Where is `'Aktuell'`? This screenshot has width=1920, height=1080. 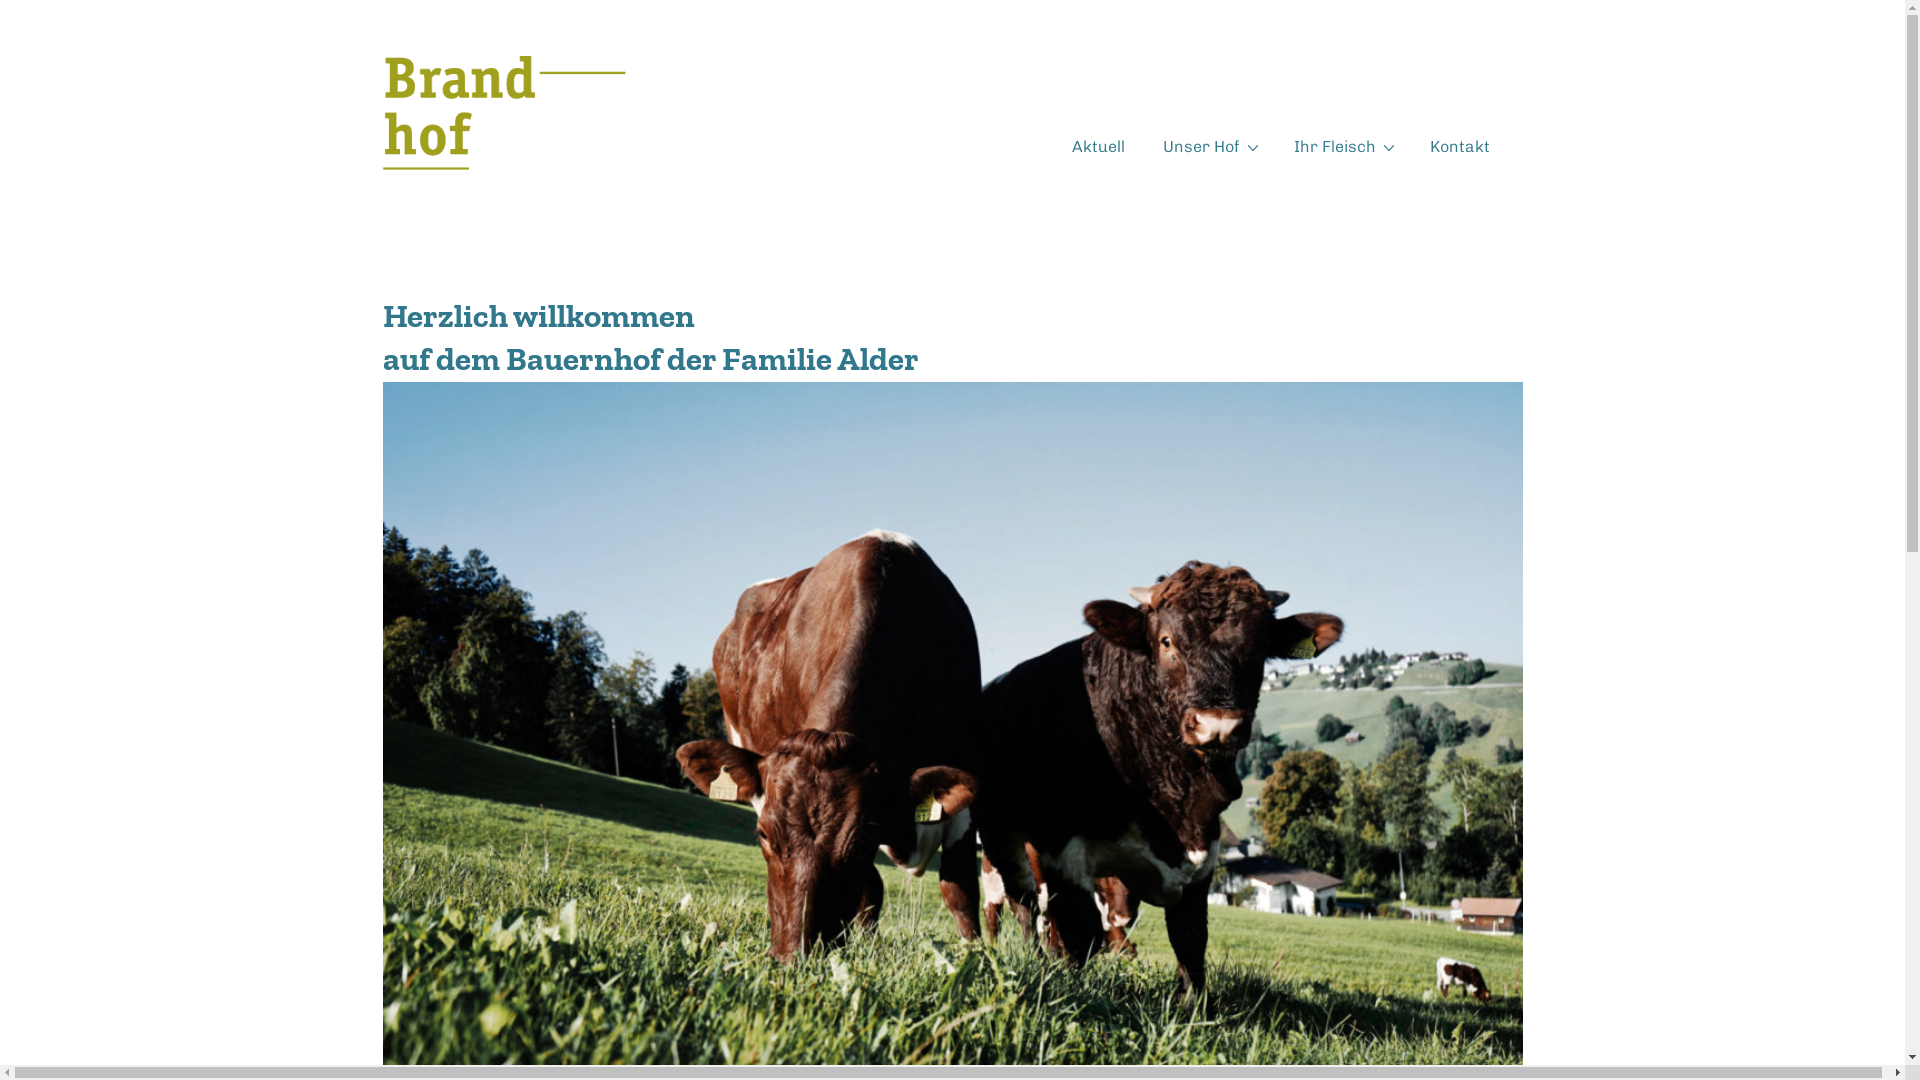
'Aktuell' is located at coordinates (1097, 145).